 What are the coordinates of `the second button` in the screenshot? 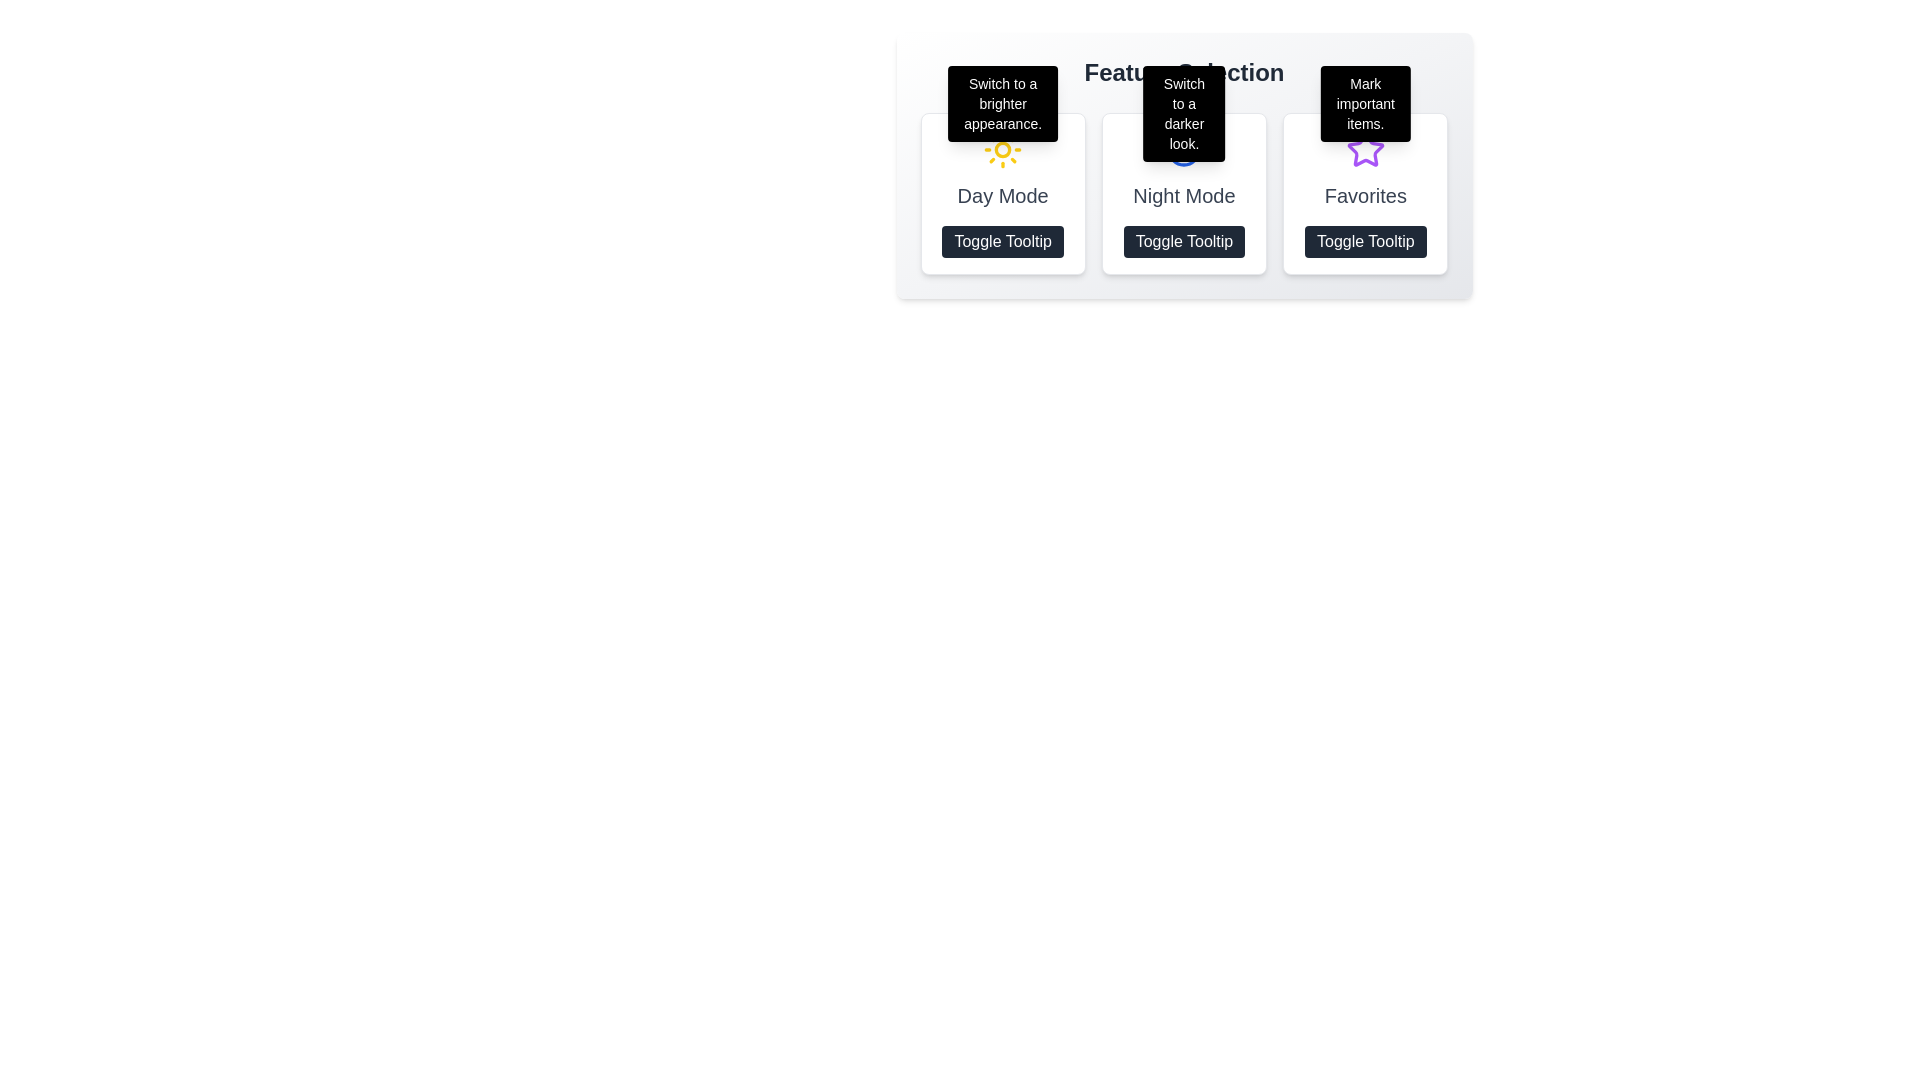 It's located at (1184, 193).